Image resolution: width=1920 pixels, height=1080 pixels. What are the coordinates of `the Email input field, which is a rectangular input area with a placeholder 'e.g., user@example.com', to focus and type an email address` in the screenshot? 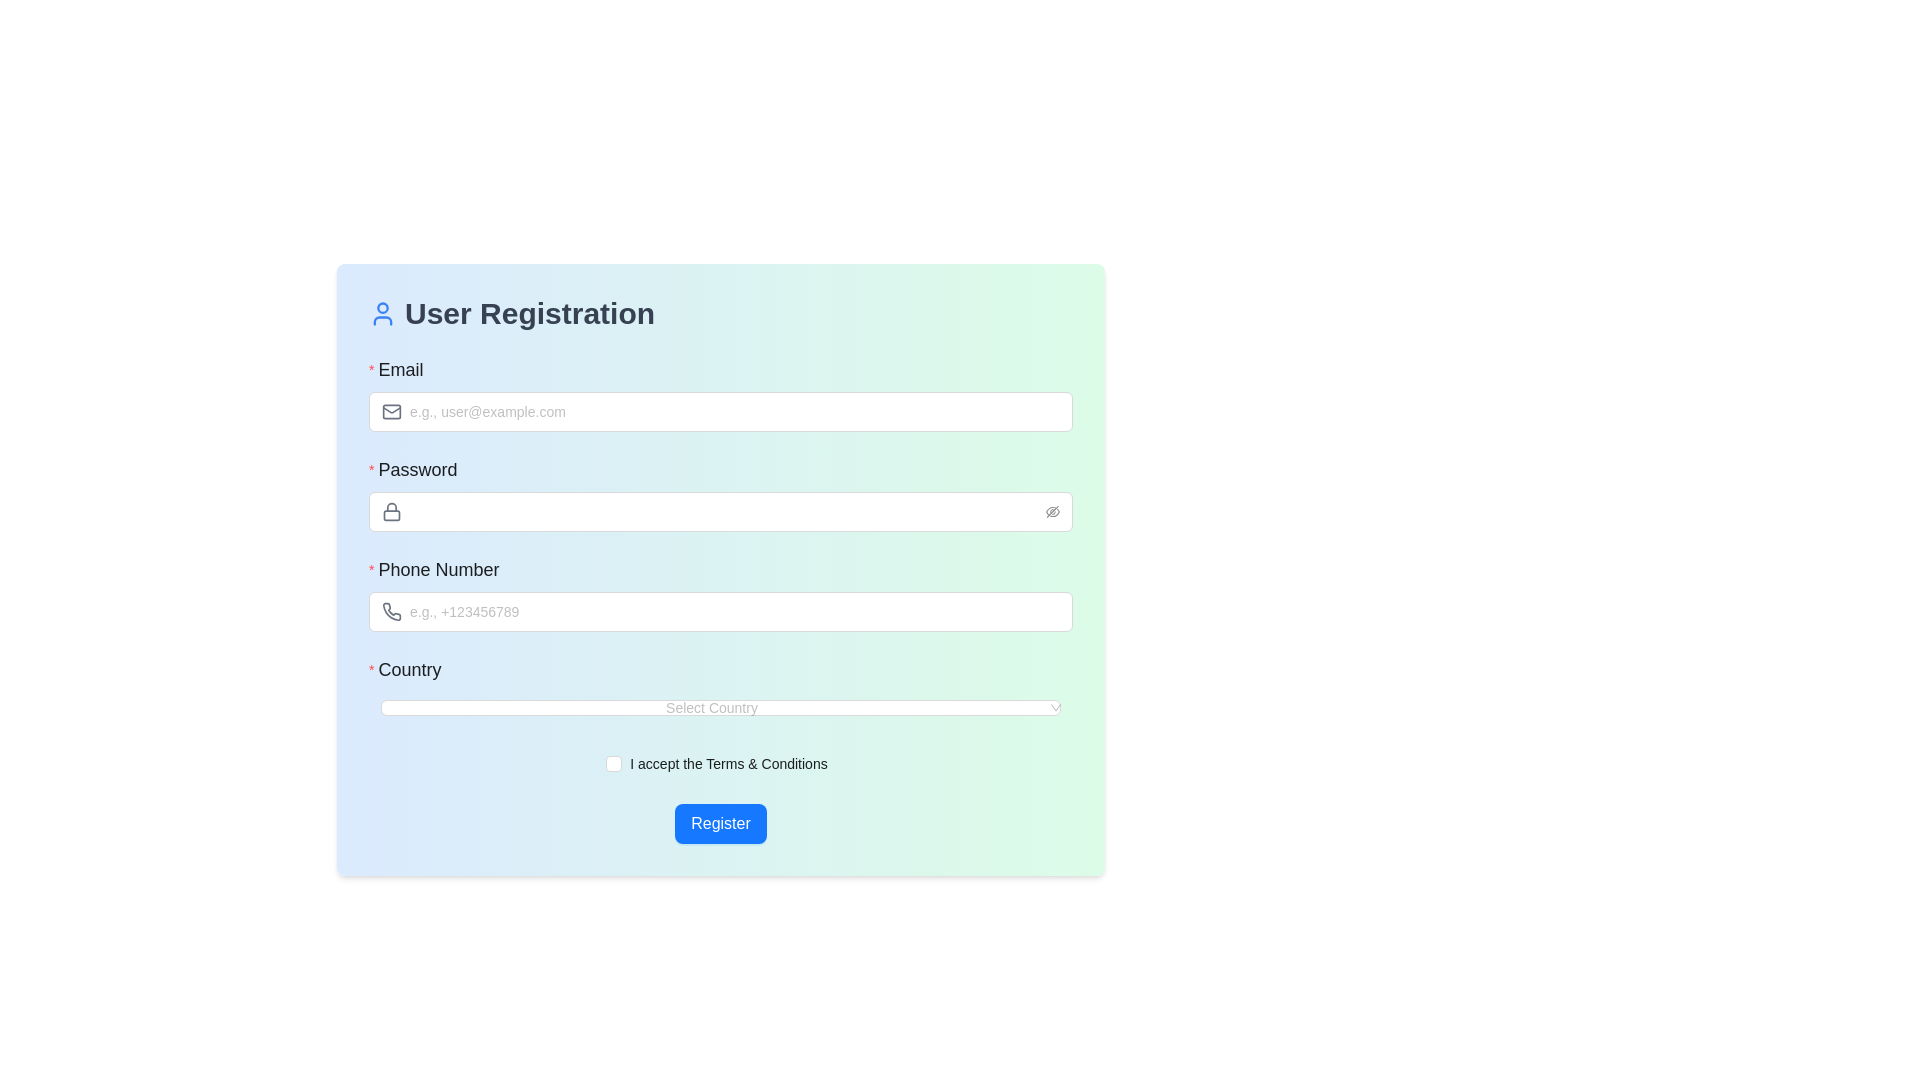 It's located at (733, 411).